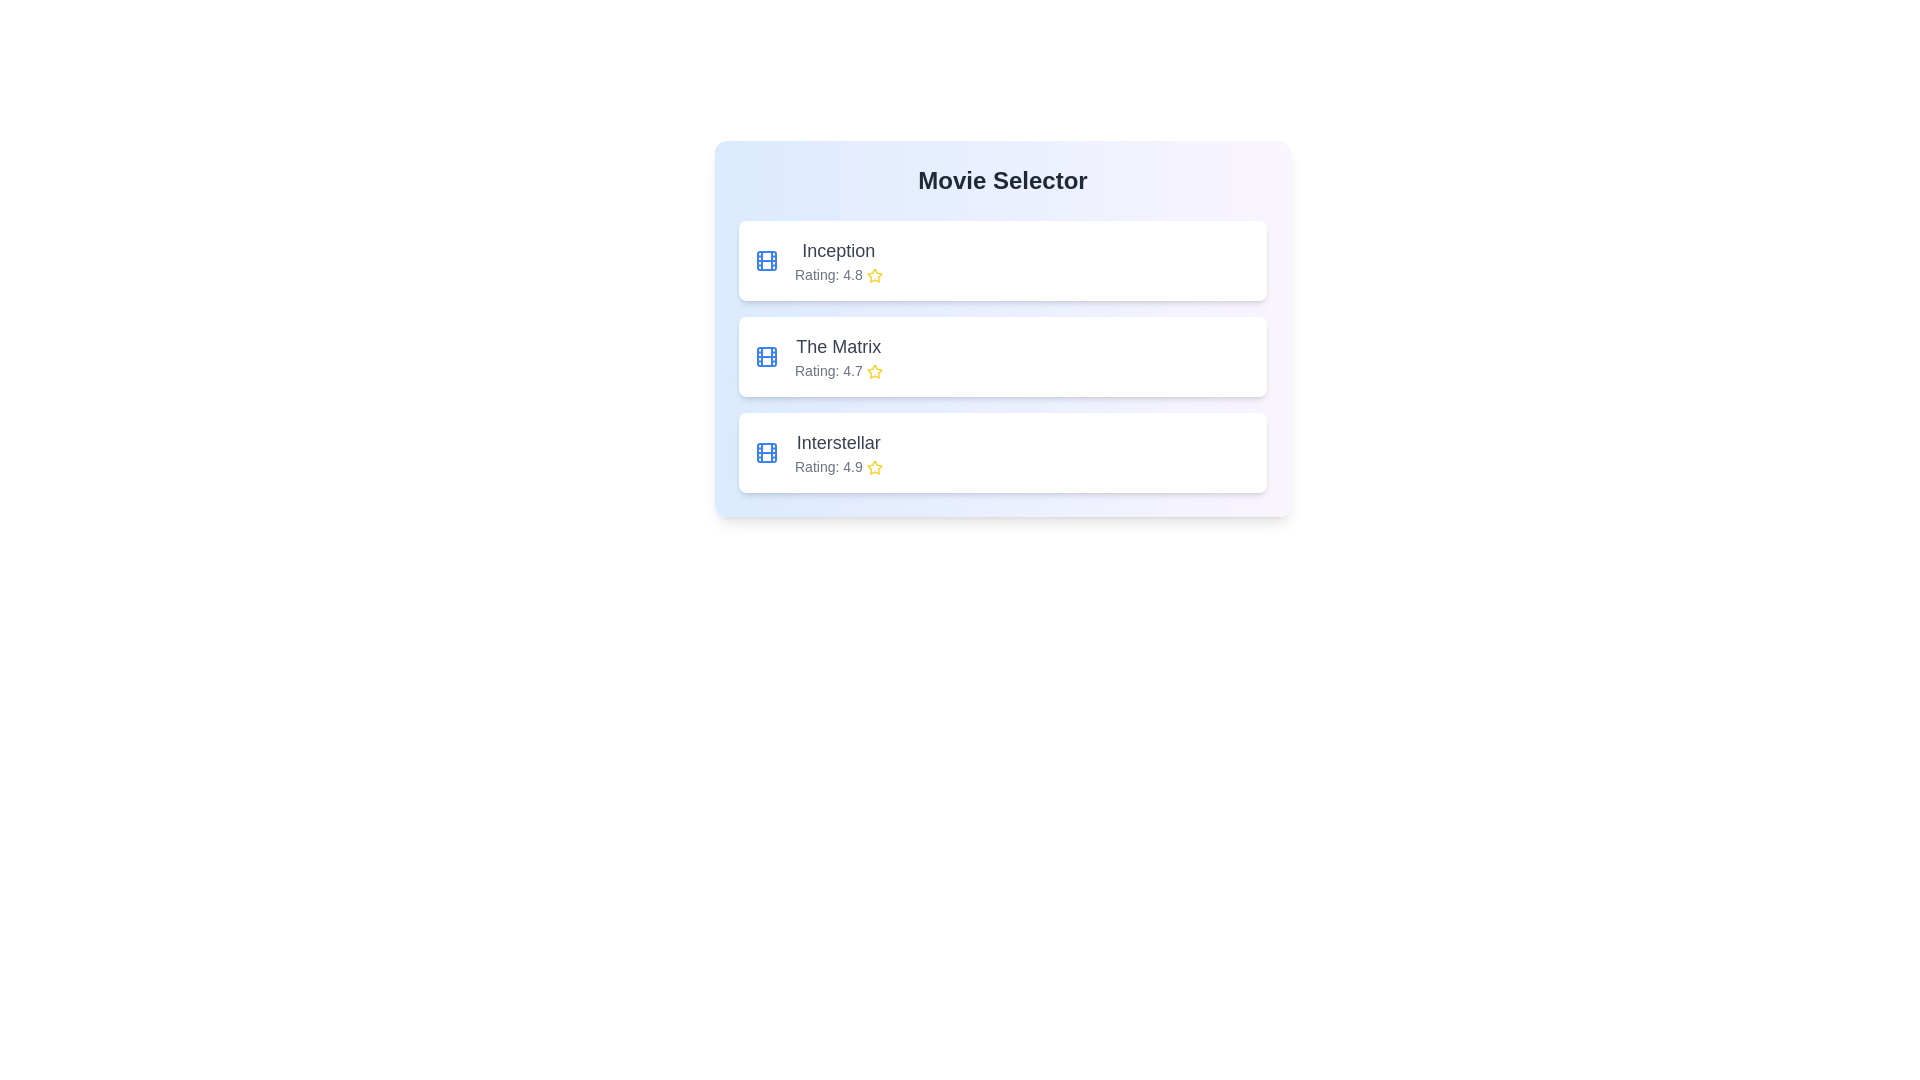 The height and width of the screenshot is (1080, 1920). What do you see at coordinates (1003, 356) in the screenshot?
I see `the movie item corresponding to The Matrix` at bounding box center [1003, 356].